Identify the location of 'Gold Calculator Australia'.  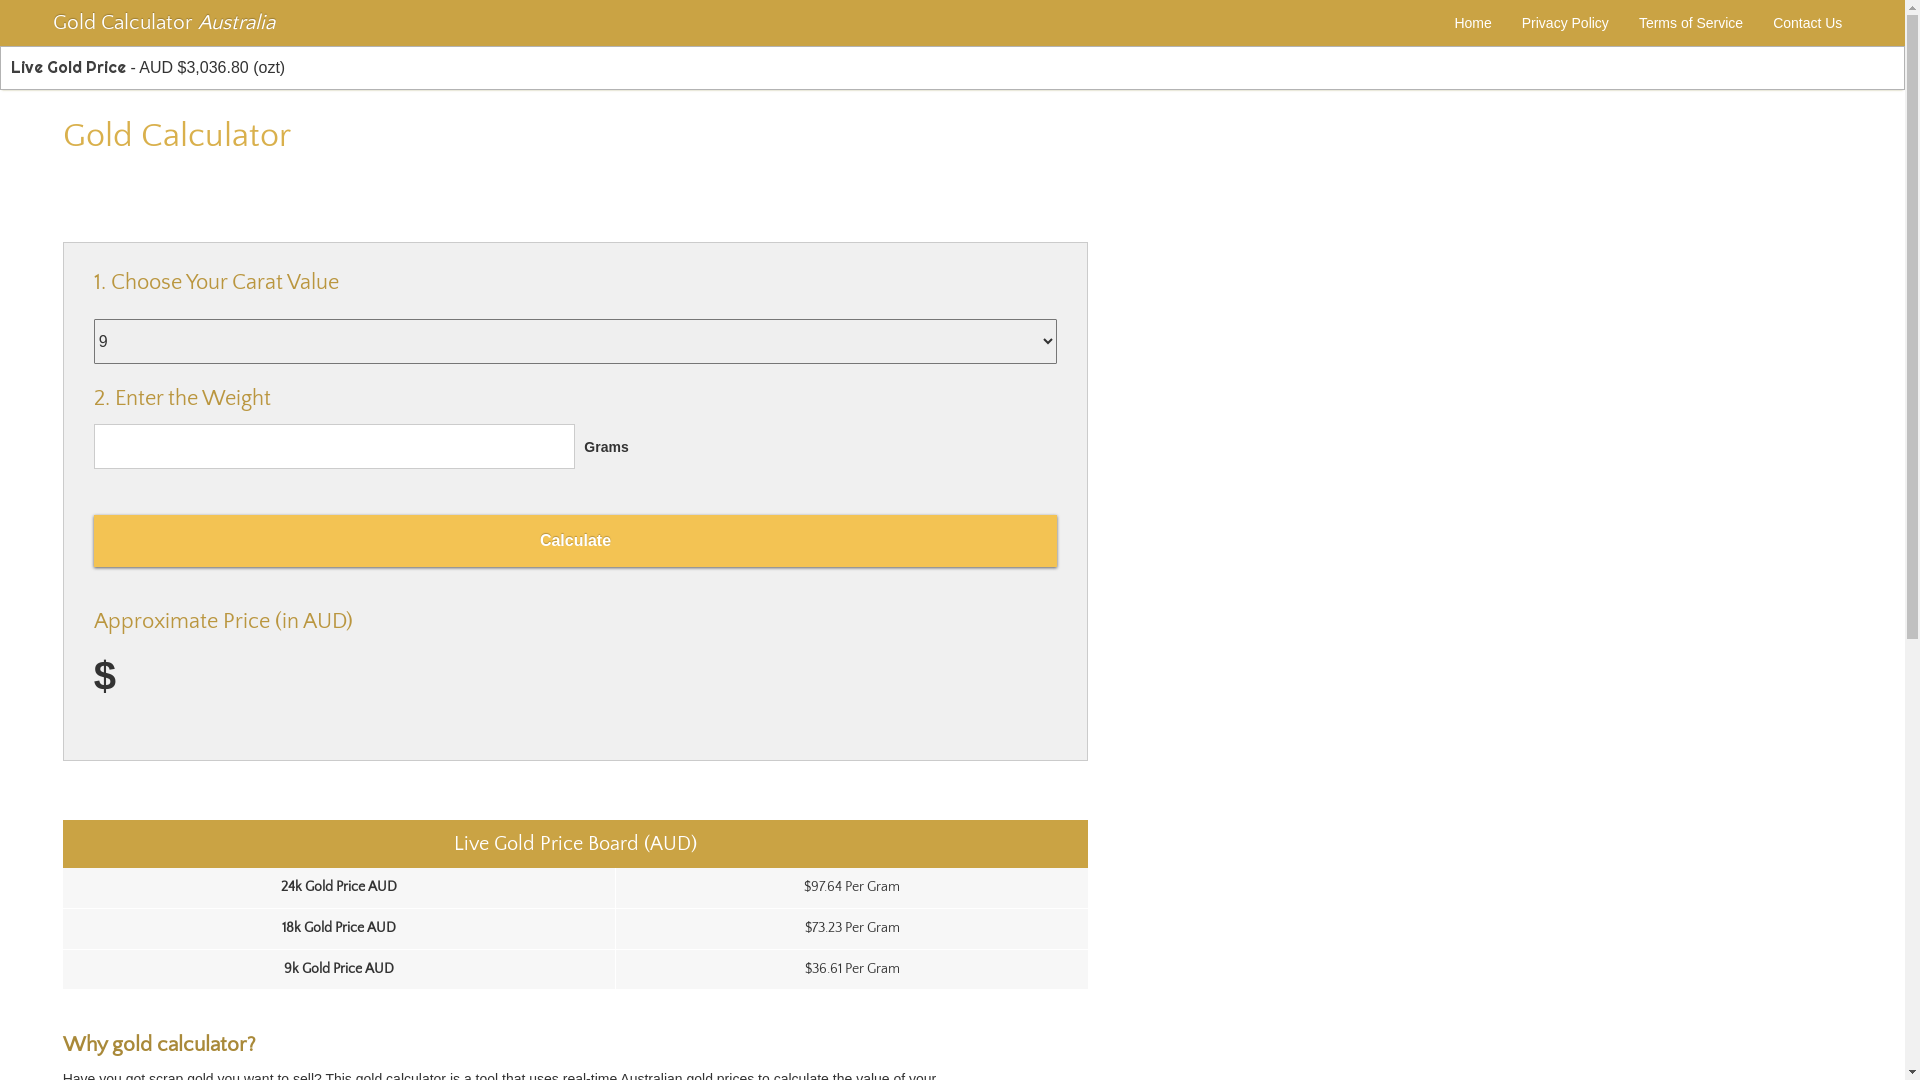
(48, 22).